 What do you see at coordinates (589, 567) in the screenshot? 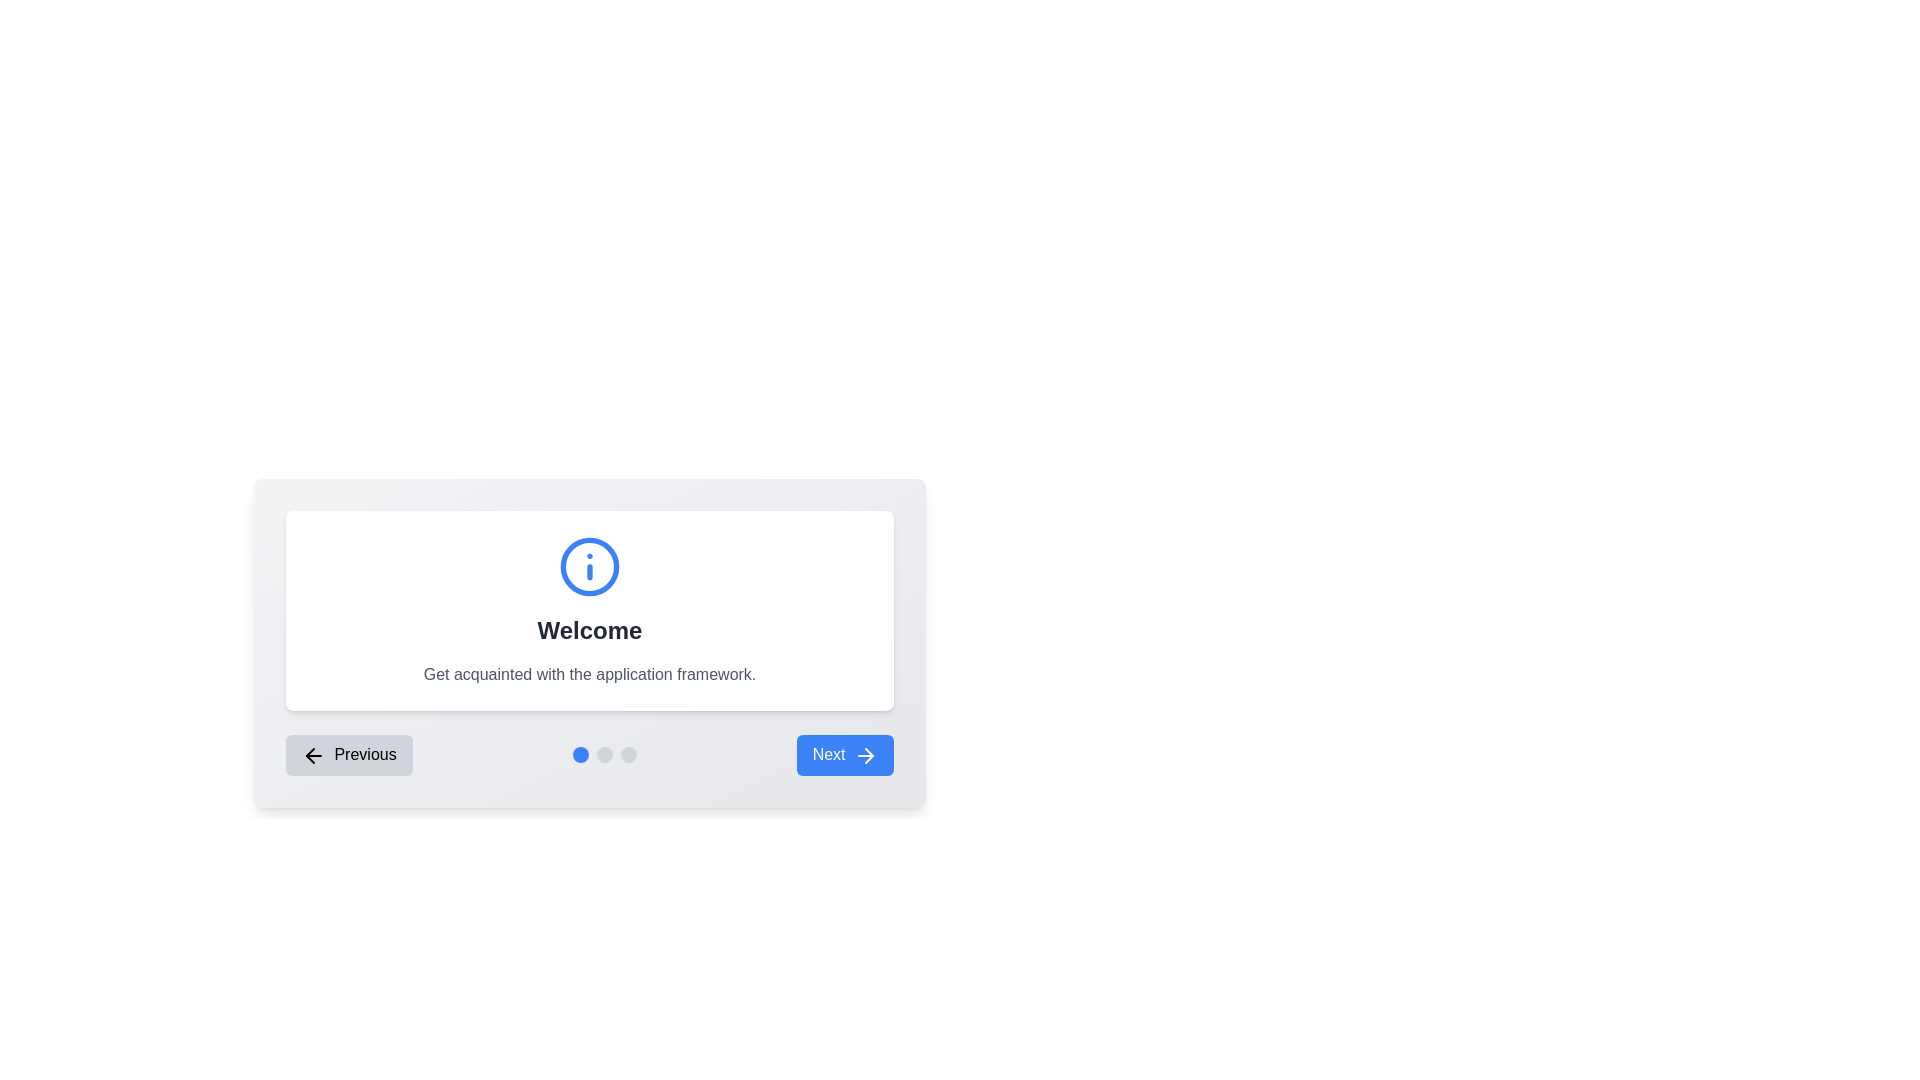
I see `the circular graphic element that is centered within the information icon, which is displayed above the text 'Welcome' in the card-like section` at bounding box center [589, 567].